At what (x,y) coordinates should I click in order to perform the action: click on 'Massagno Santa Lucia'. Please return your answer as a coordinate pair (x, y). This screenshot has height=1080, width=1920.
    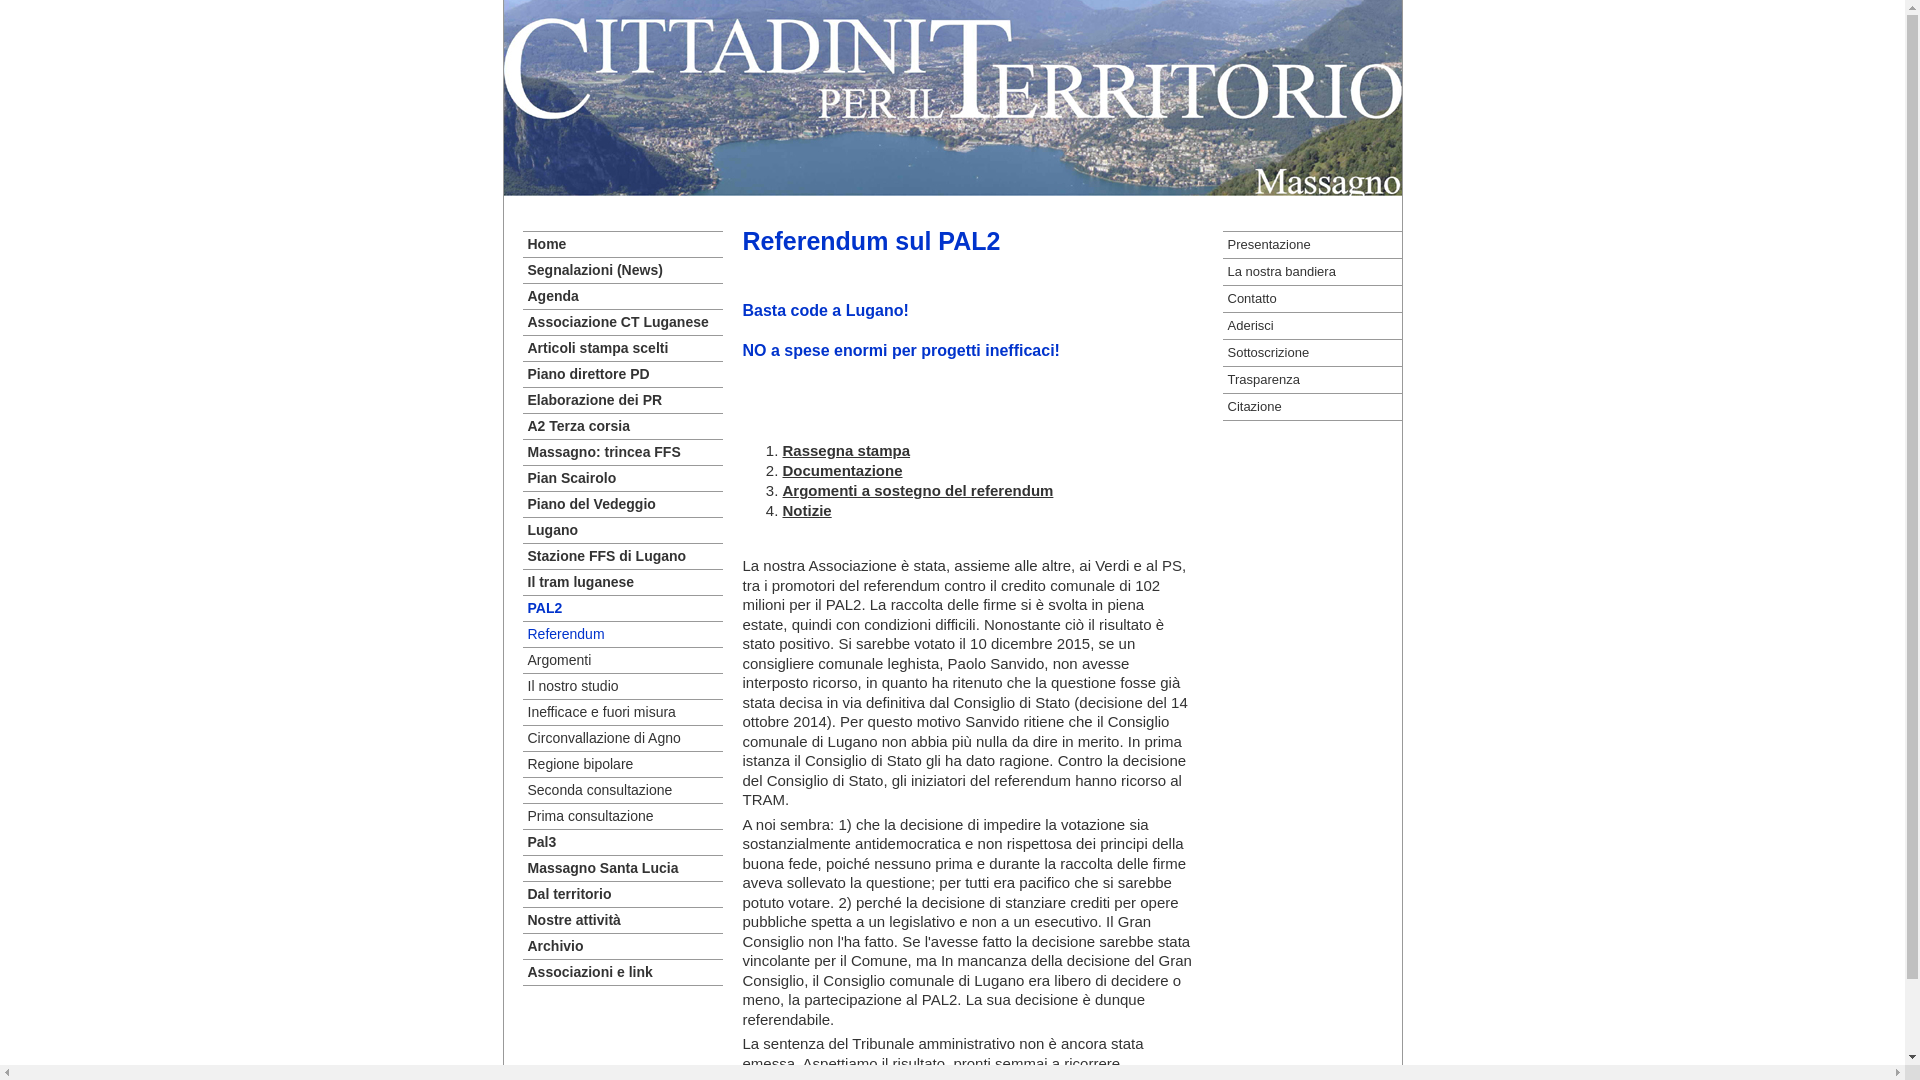
    Looking at the image, I should click on (621, 867).